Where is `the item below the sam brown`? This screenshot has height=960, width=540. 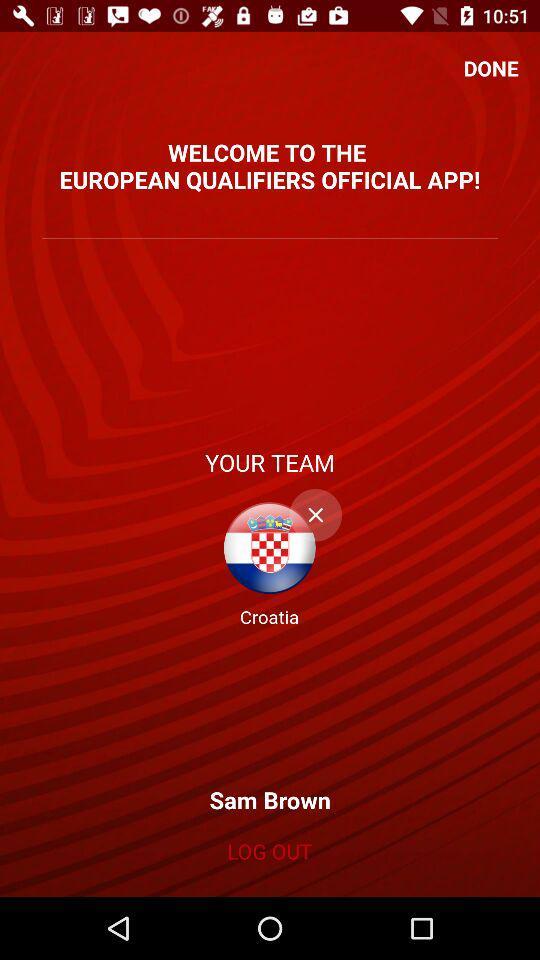 the item below the sam brown is located at coordinates (269, 850).